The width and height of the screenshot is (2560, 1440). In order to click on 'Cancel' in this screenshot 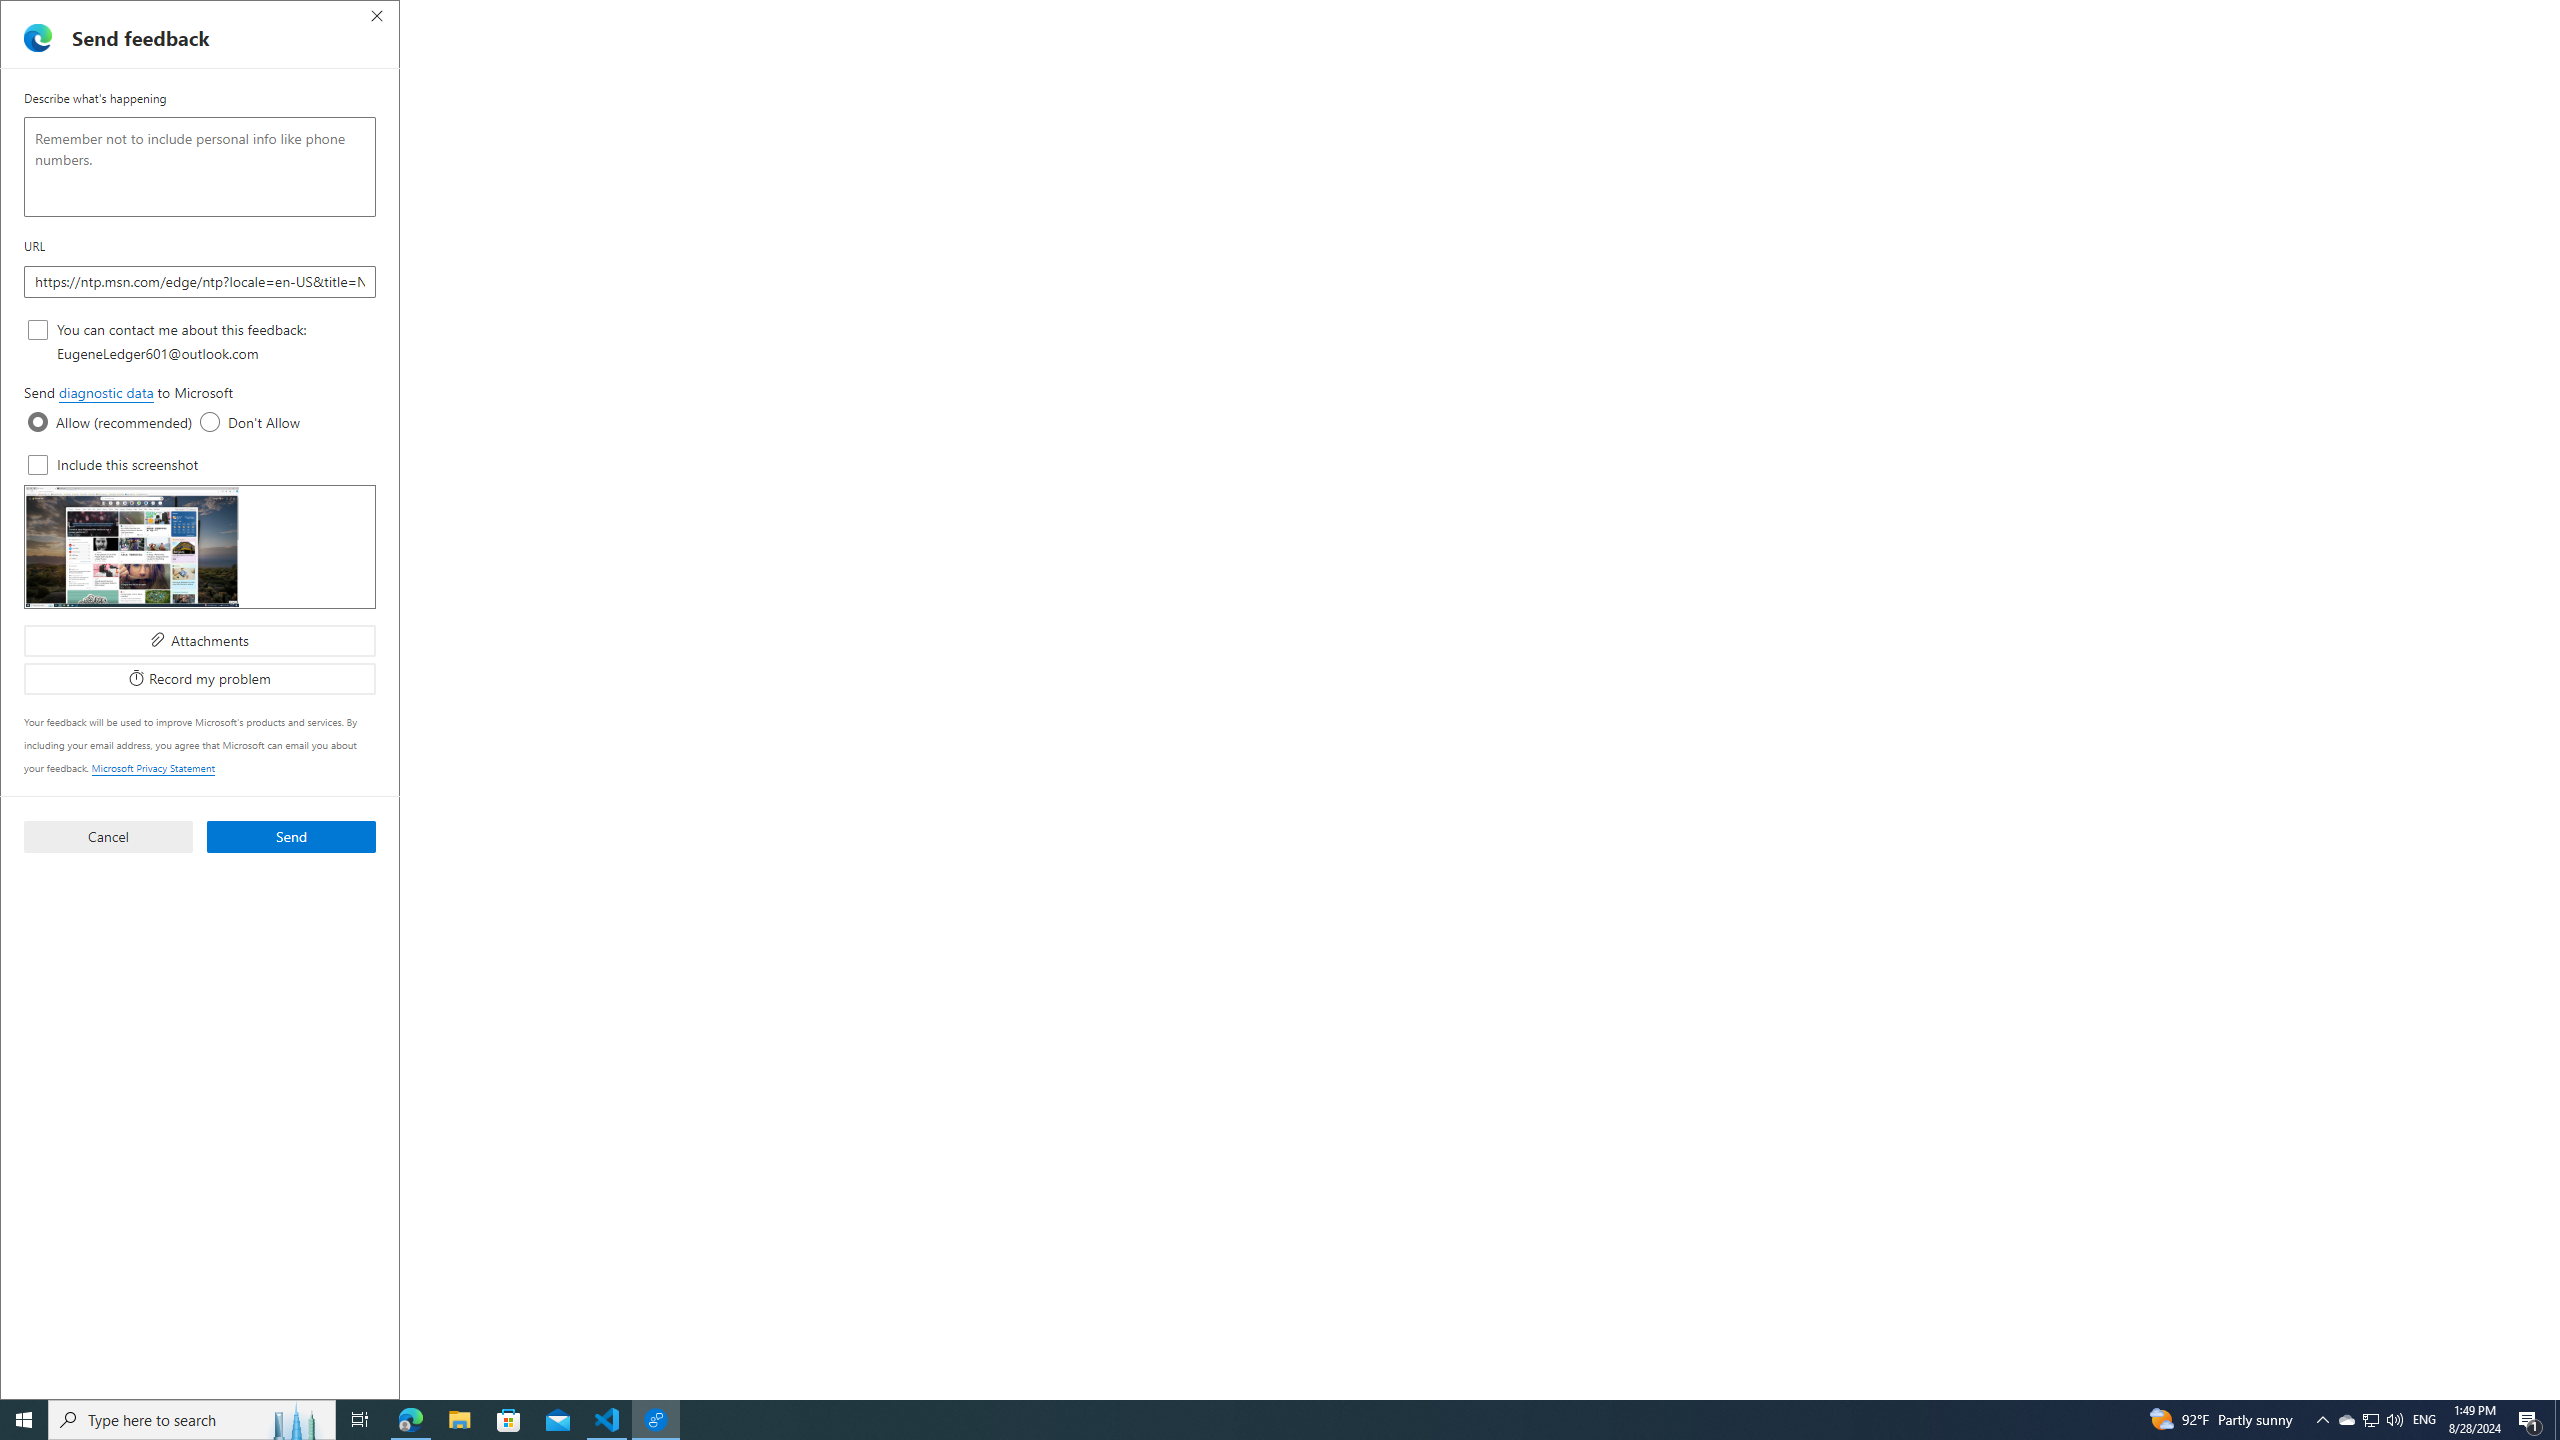, I will do `click(106, 834)`.